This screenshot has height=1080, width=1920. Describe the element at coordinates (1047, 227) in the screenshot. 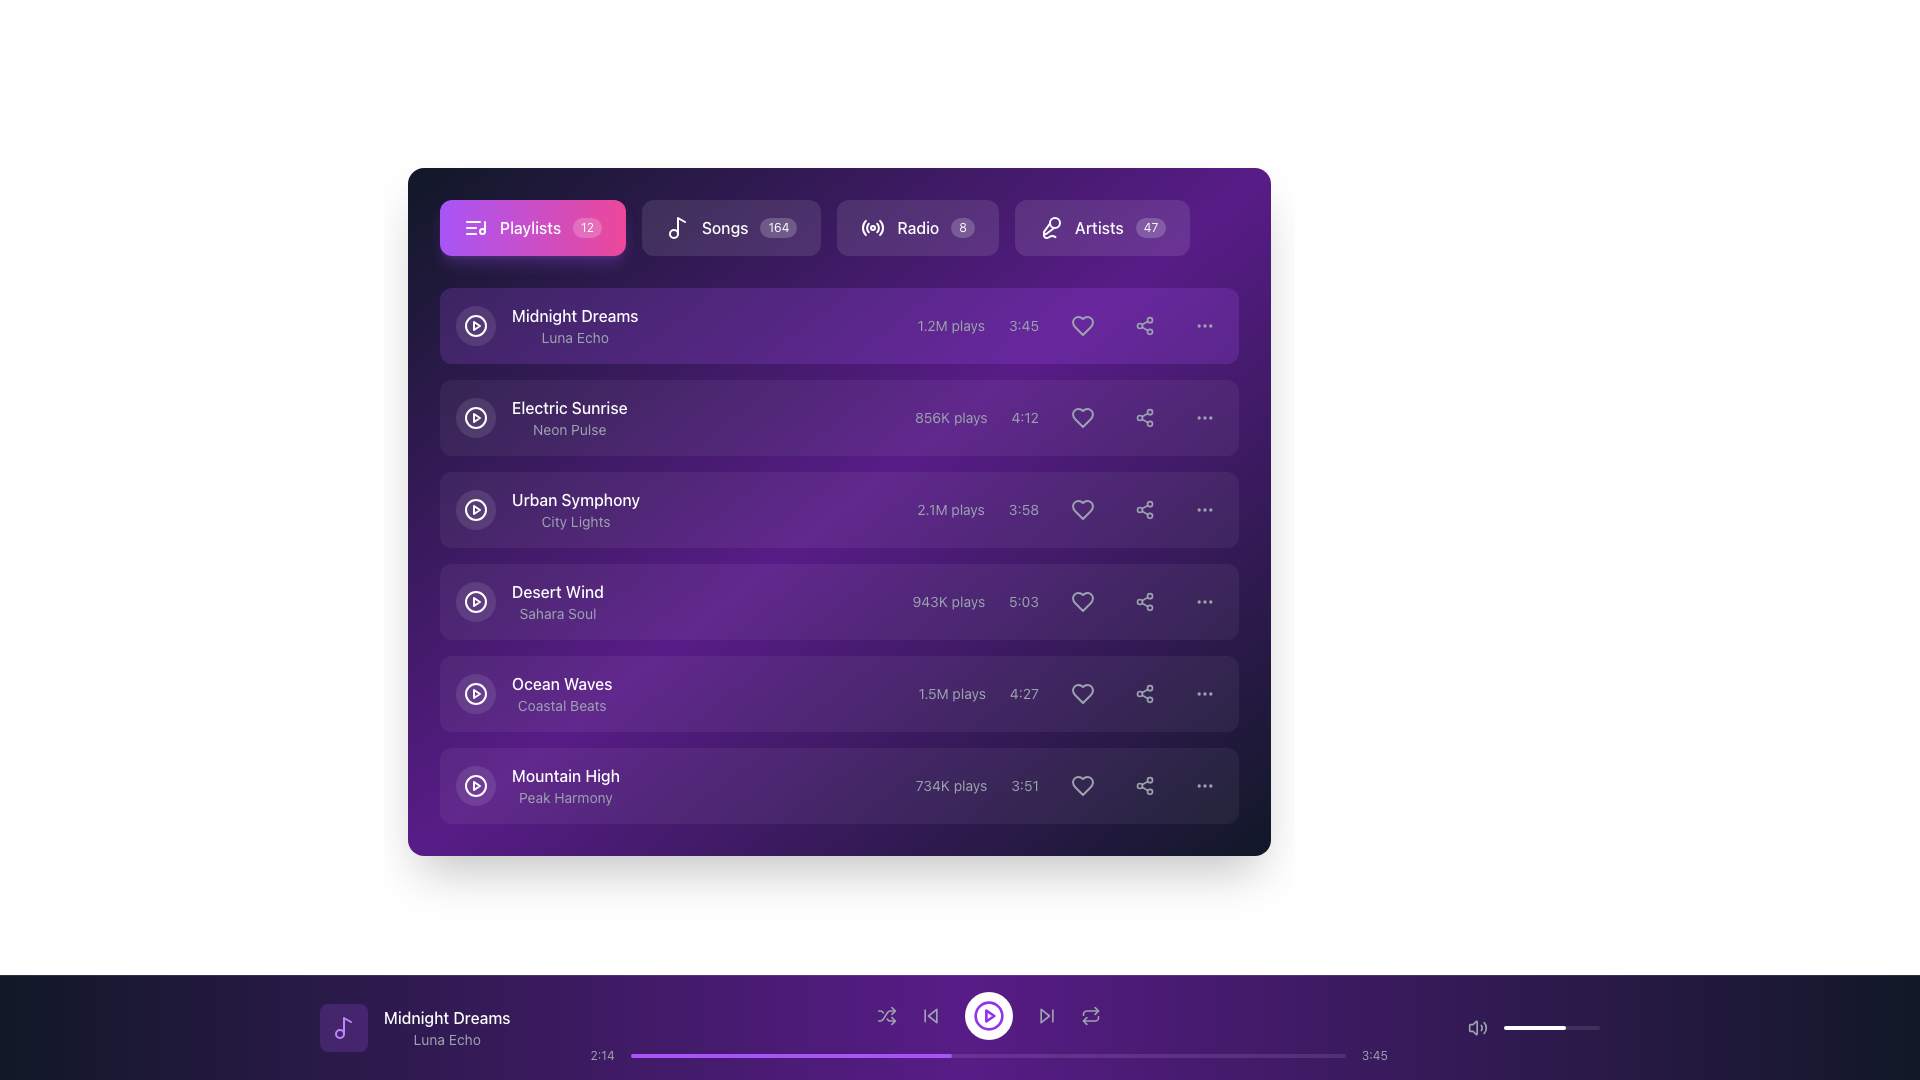

I see `the Artists button, which contains a microphone-like vector graphic icon` at that location.